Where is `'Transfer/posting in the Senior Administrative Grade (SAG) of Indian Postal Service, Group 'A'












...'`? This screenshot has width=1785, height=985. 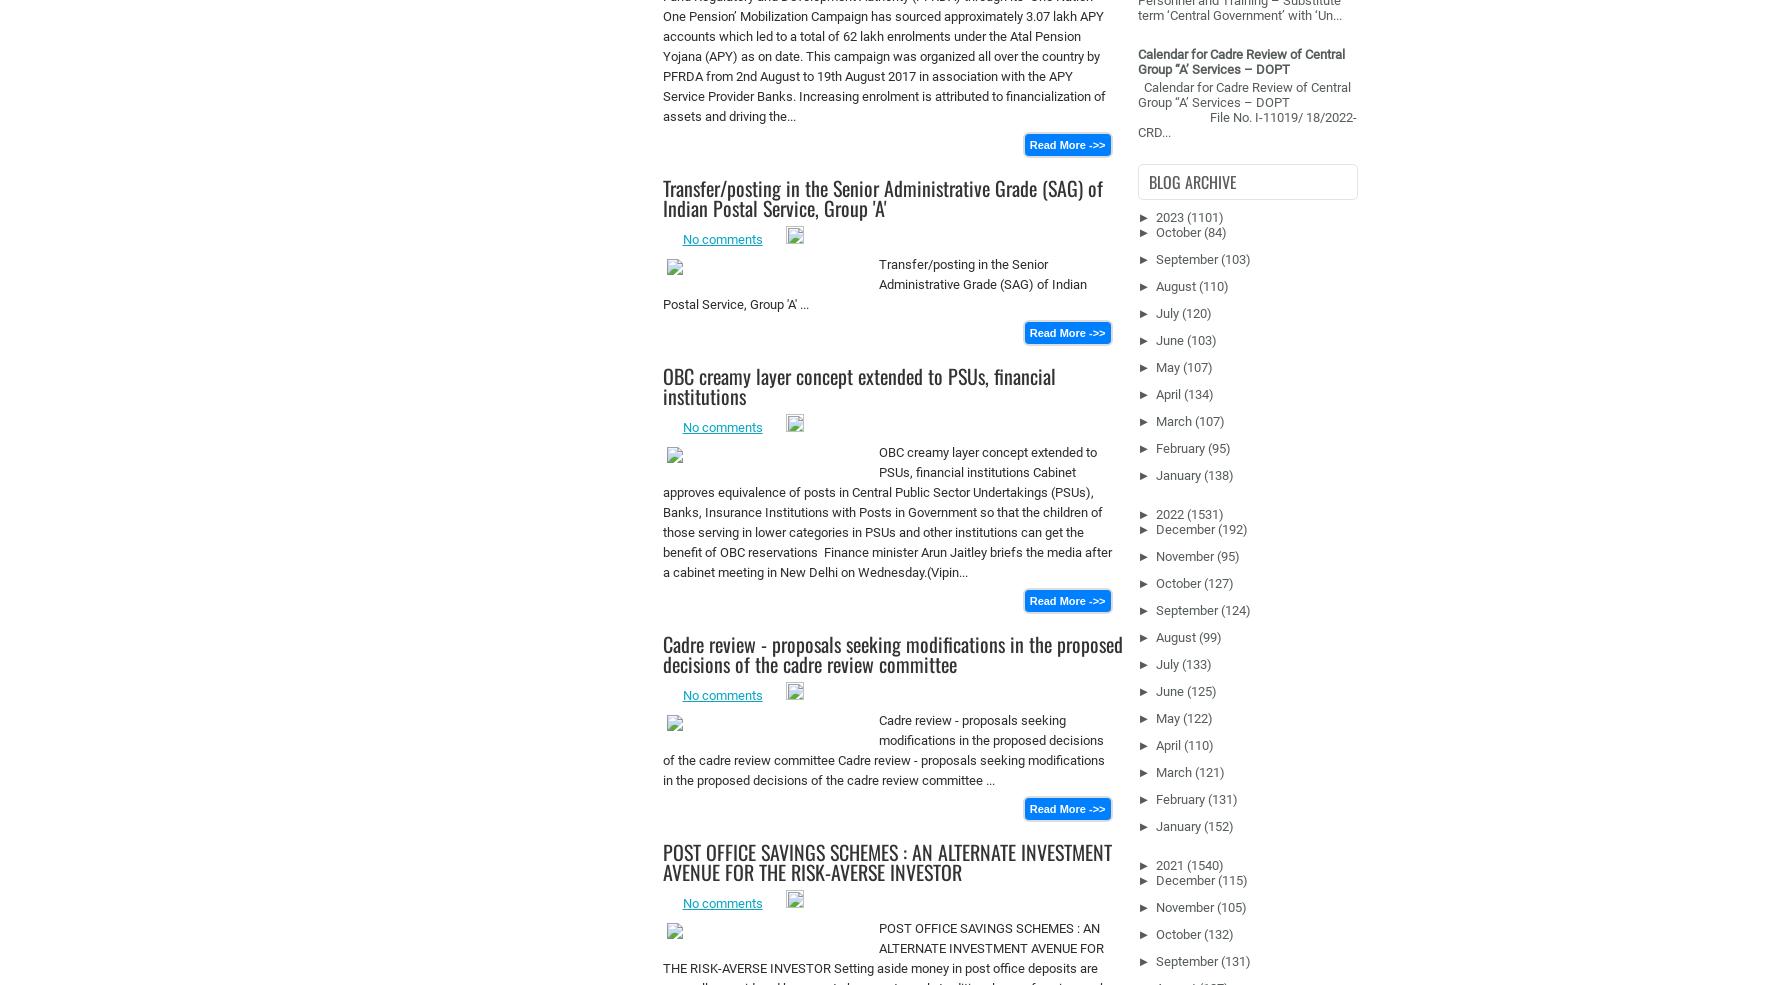
'Transfer/posting in the Senior Administrative Grade (SAG) of Indian Postal Service, Group 'A'












...' is located at coordinates (661, 283).